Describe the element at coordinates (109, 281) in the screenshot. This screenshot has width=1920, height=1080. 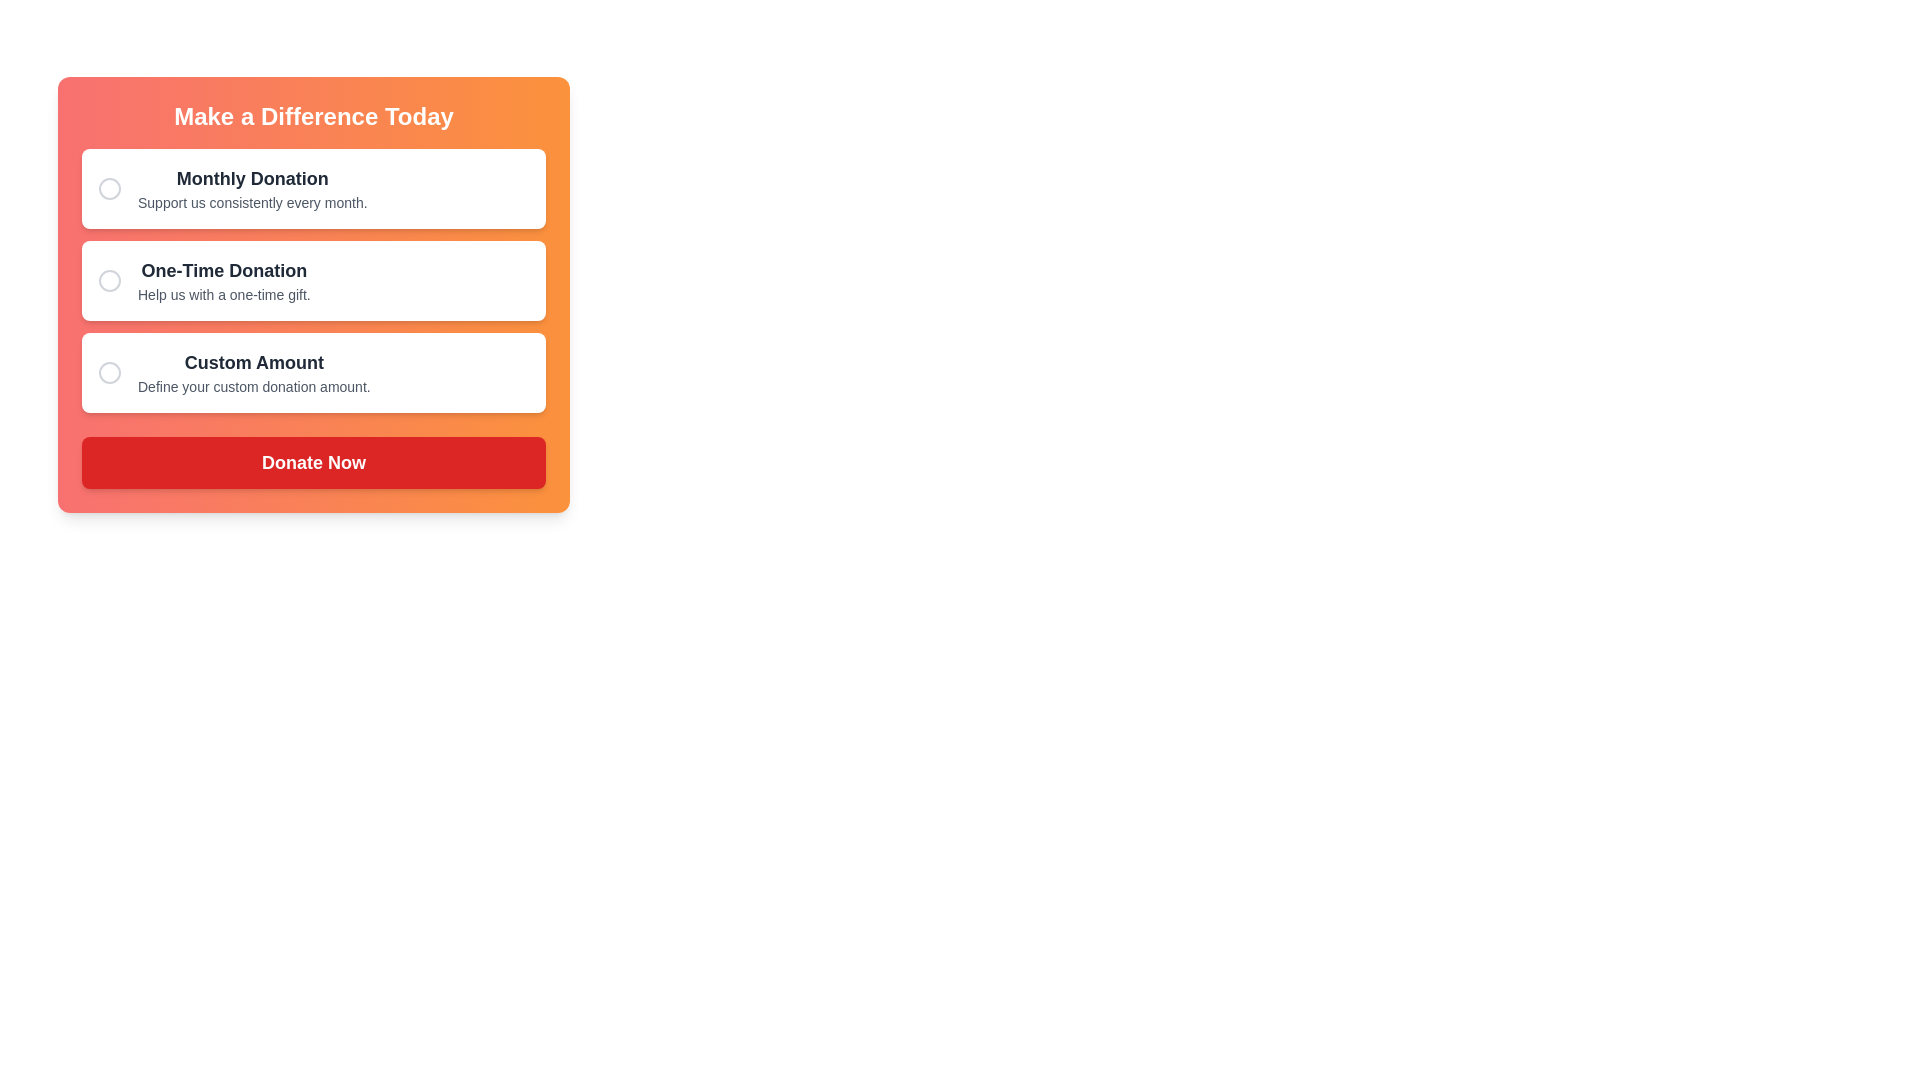
I see `the radio button with a gray outline and light gray background, located next to the 'One-Time Donation' text` at that location.